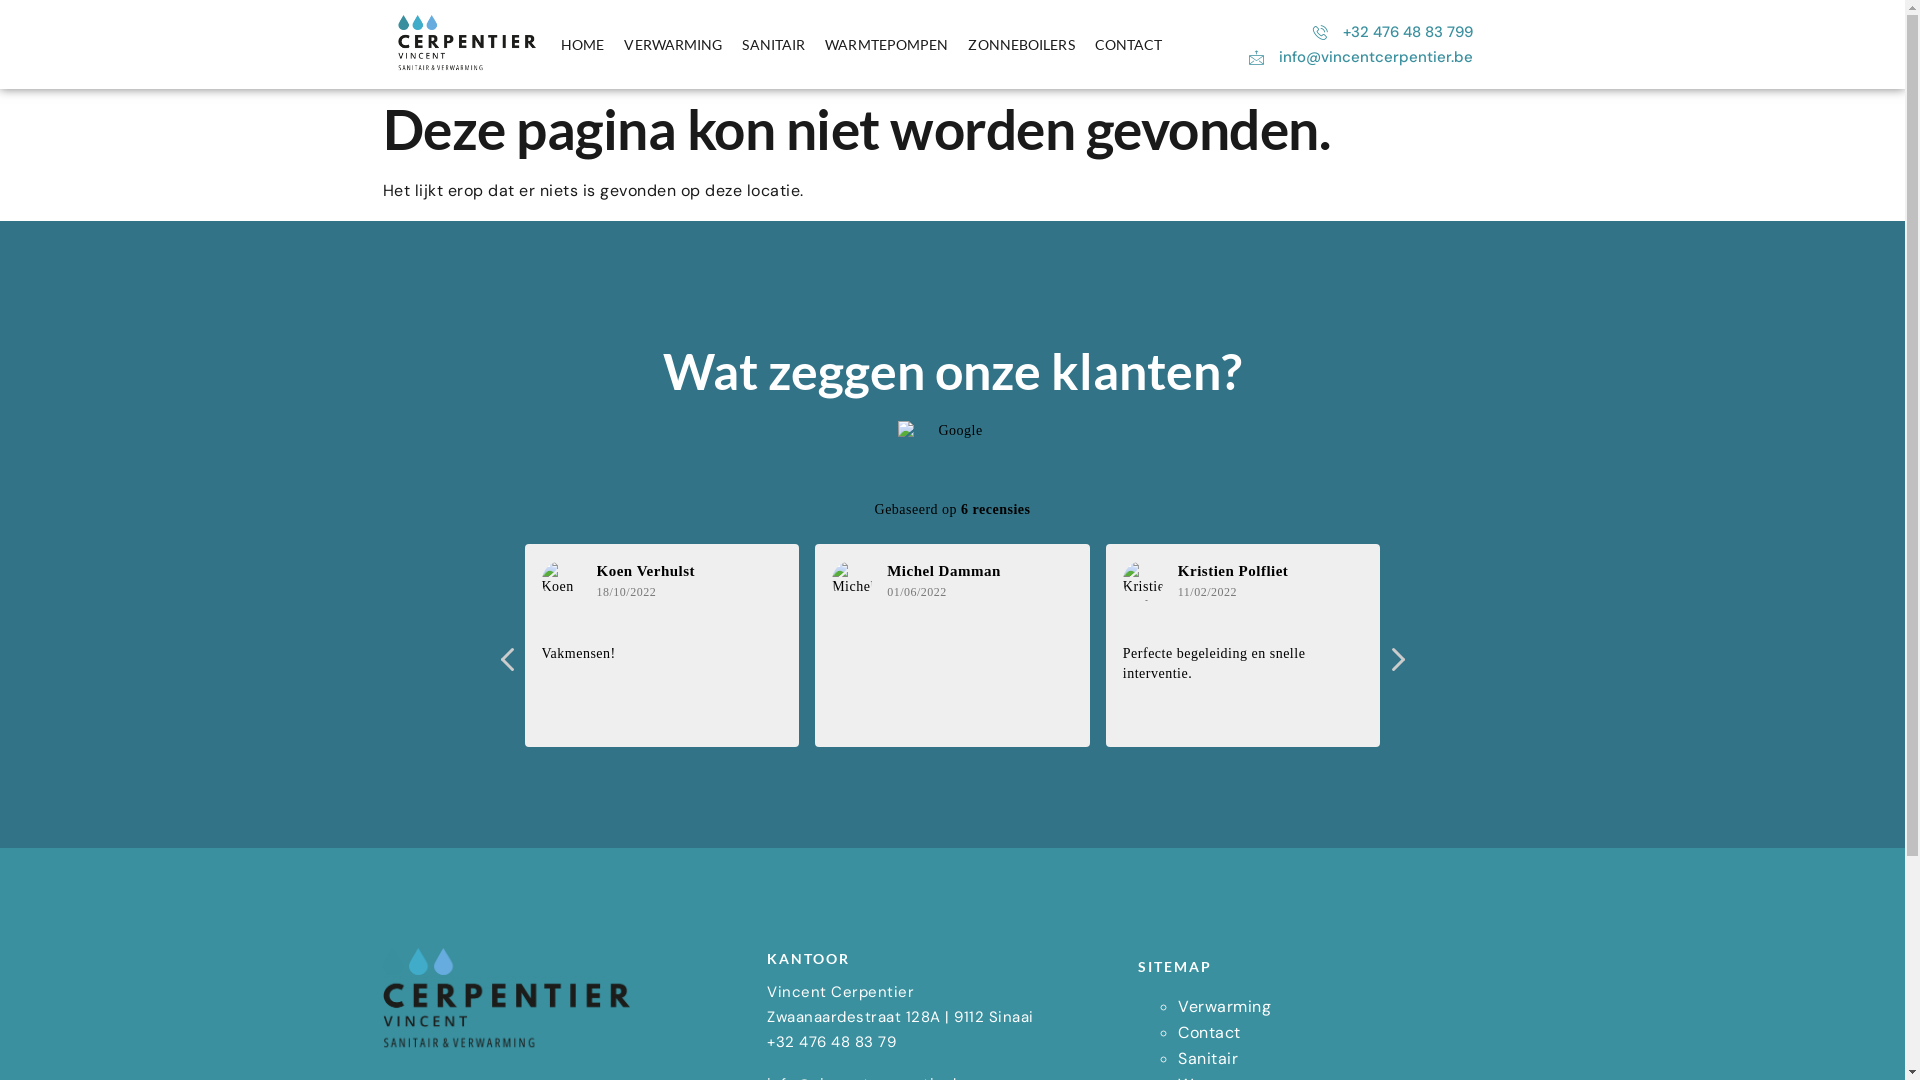  What do you see at coordinates (672, 45) in the screenshot?
I see `'VERWARMING'` at bounding box center [672, 45].